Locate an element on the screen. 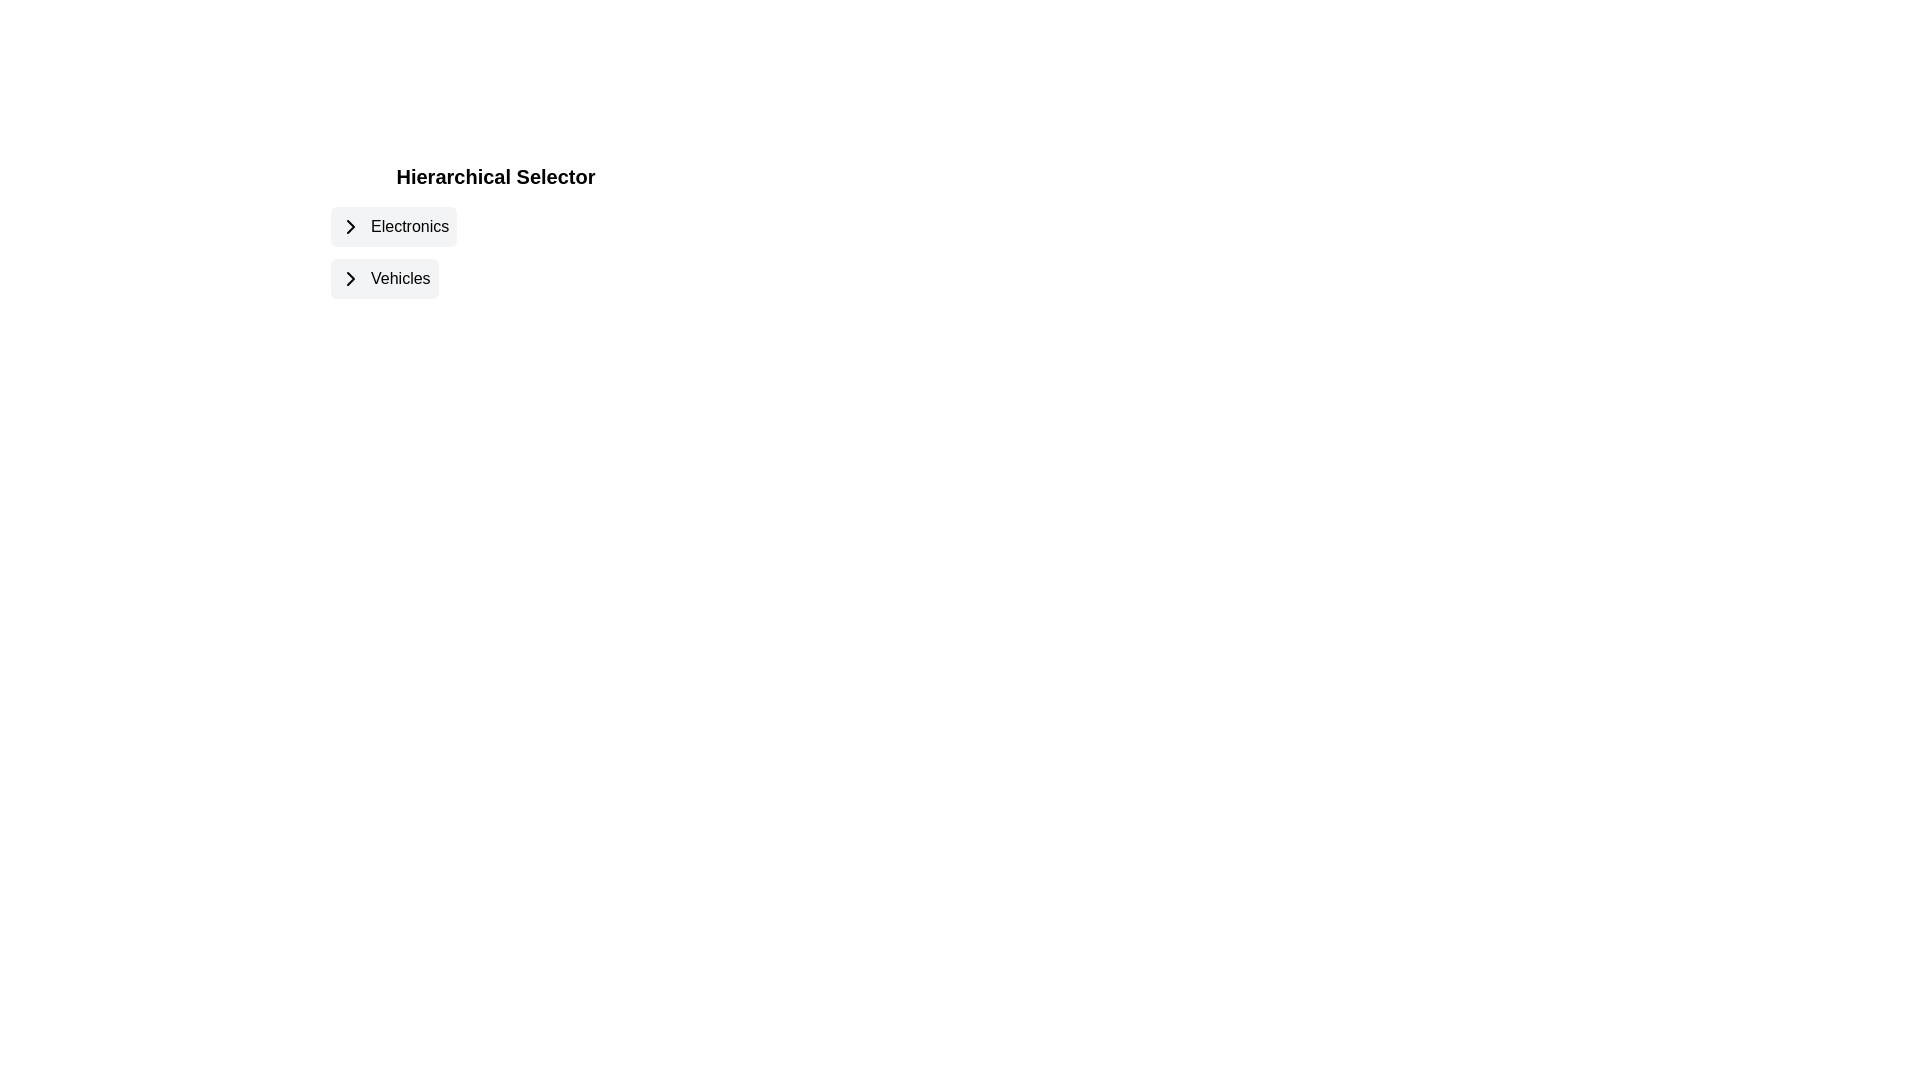 The width and height of the screenshot is (1920, 1080). the Chevron-Right icon next to the 'Electronics' label is located at coordinates (350, 226).